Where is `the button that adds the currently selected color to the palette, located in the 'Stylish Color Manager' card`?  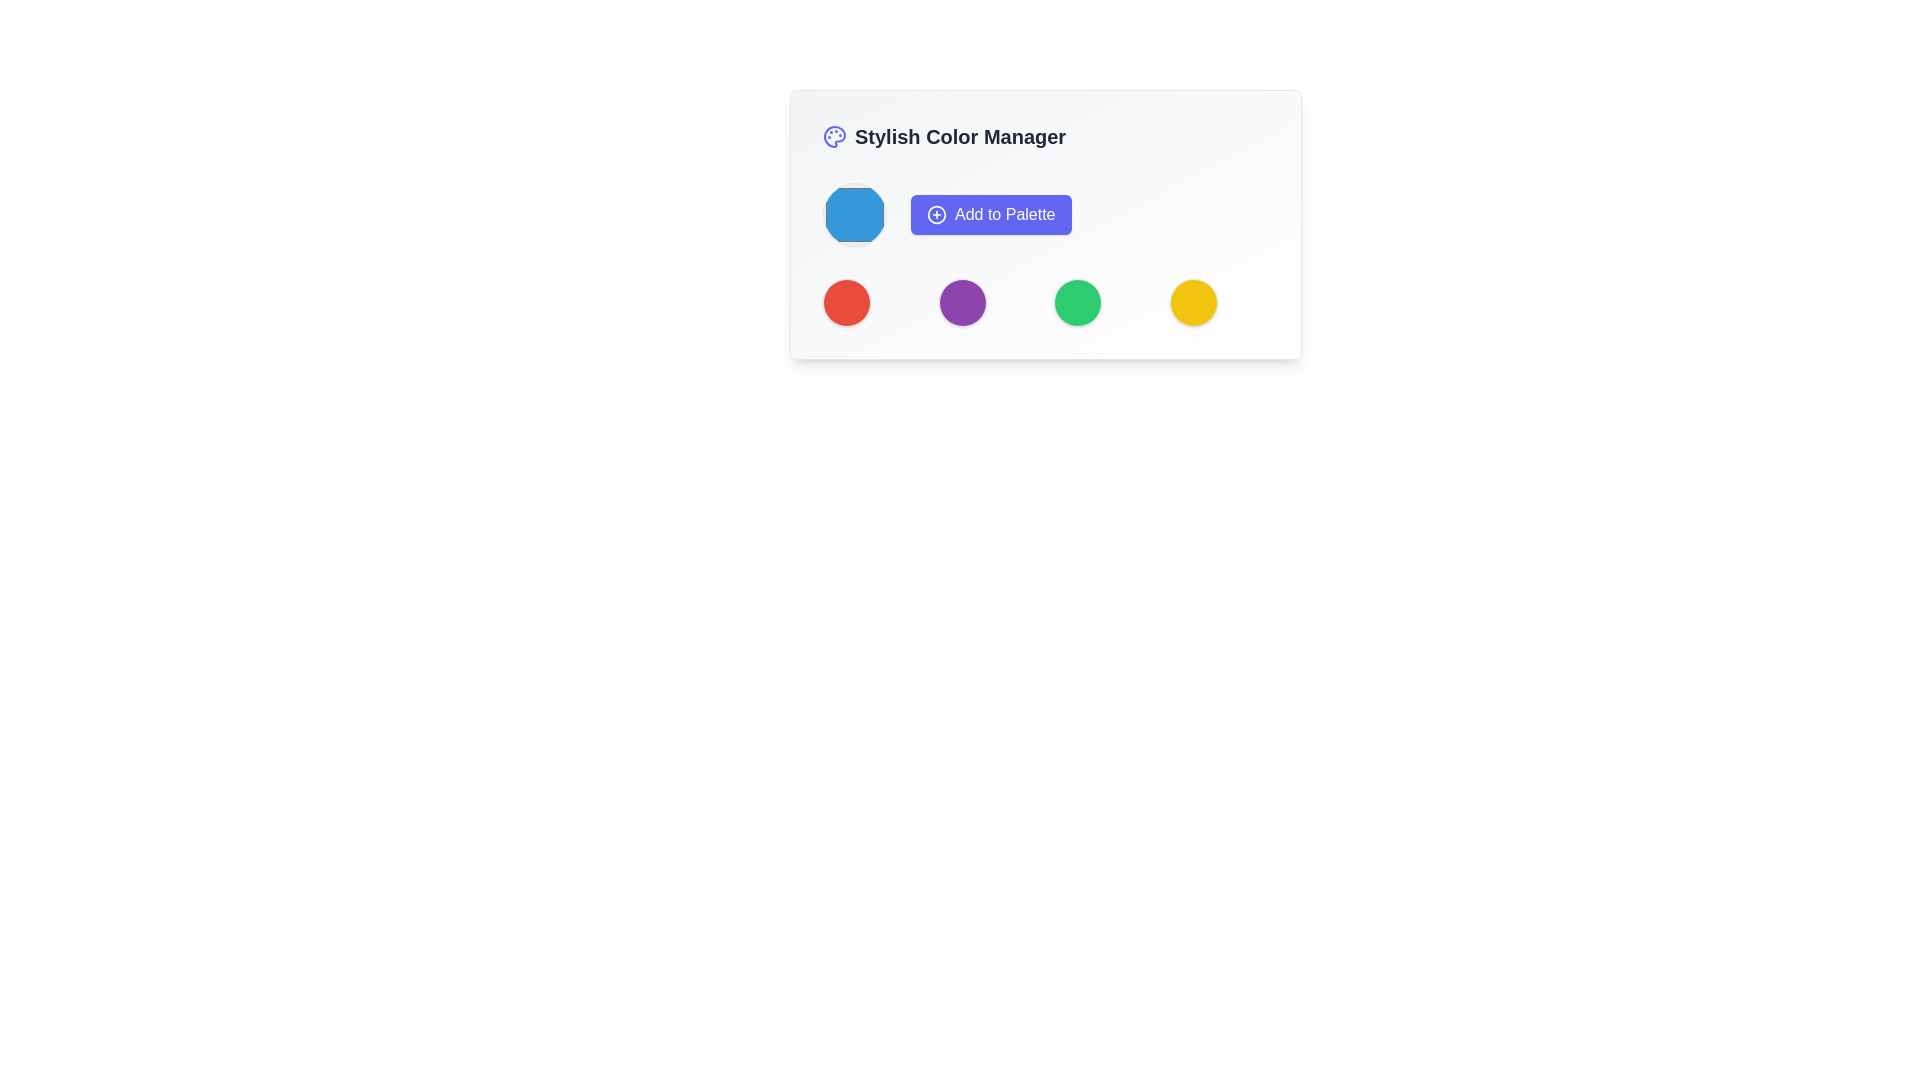 the button that adds the currently selected color to the palette, located in the 'Stylish Color Manager' card is located at coordinates (991, 215).